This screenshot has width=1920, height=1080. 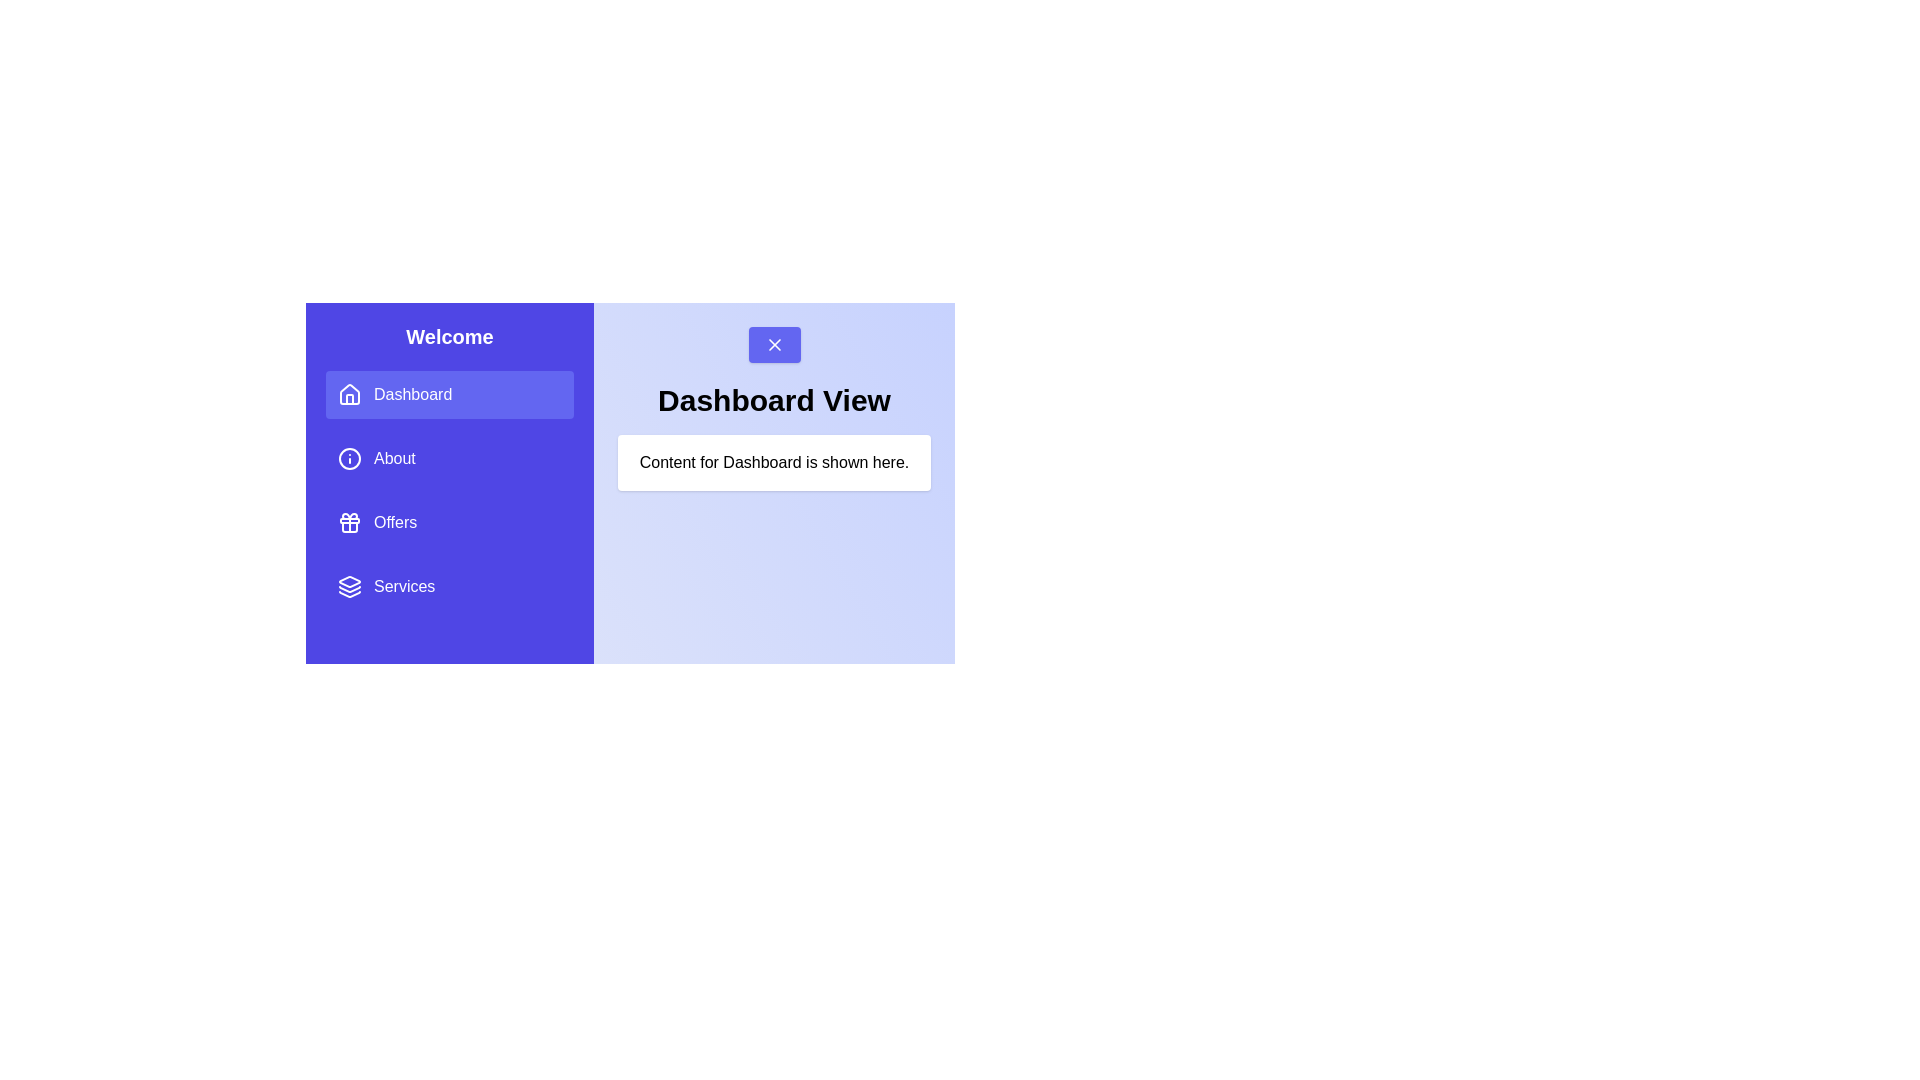 What do you see at coordinates (449, 522) in the screenshot?
I see `the menu item Offers to observe the hover effect` at bounding box center [449, 522].